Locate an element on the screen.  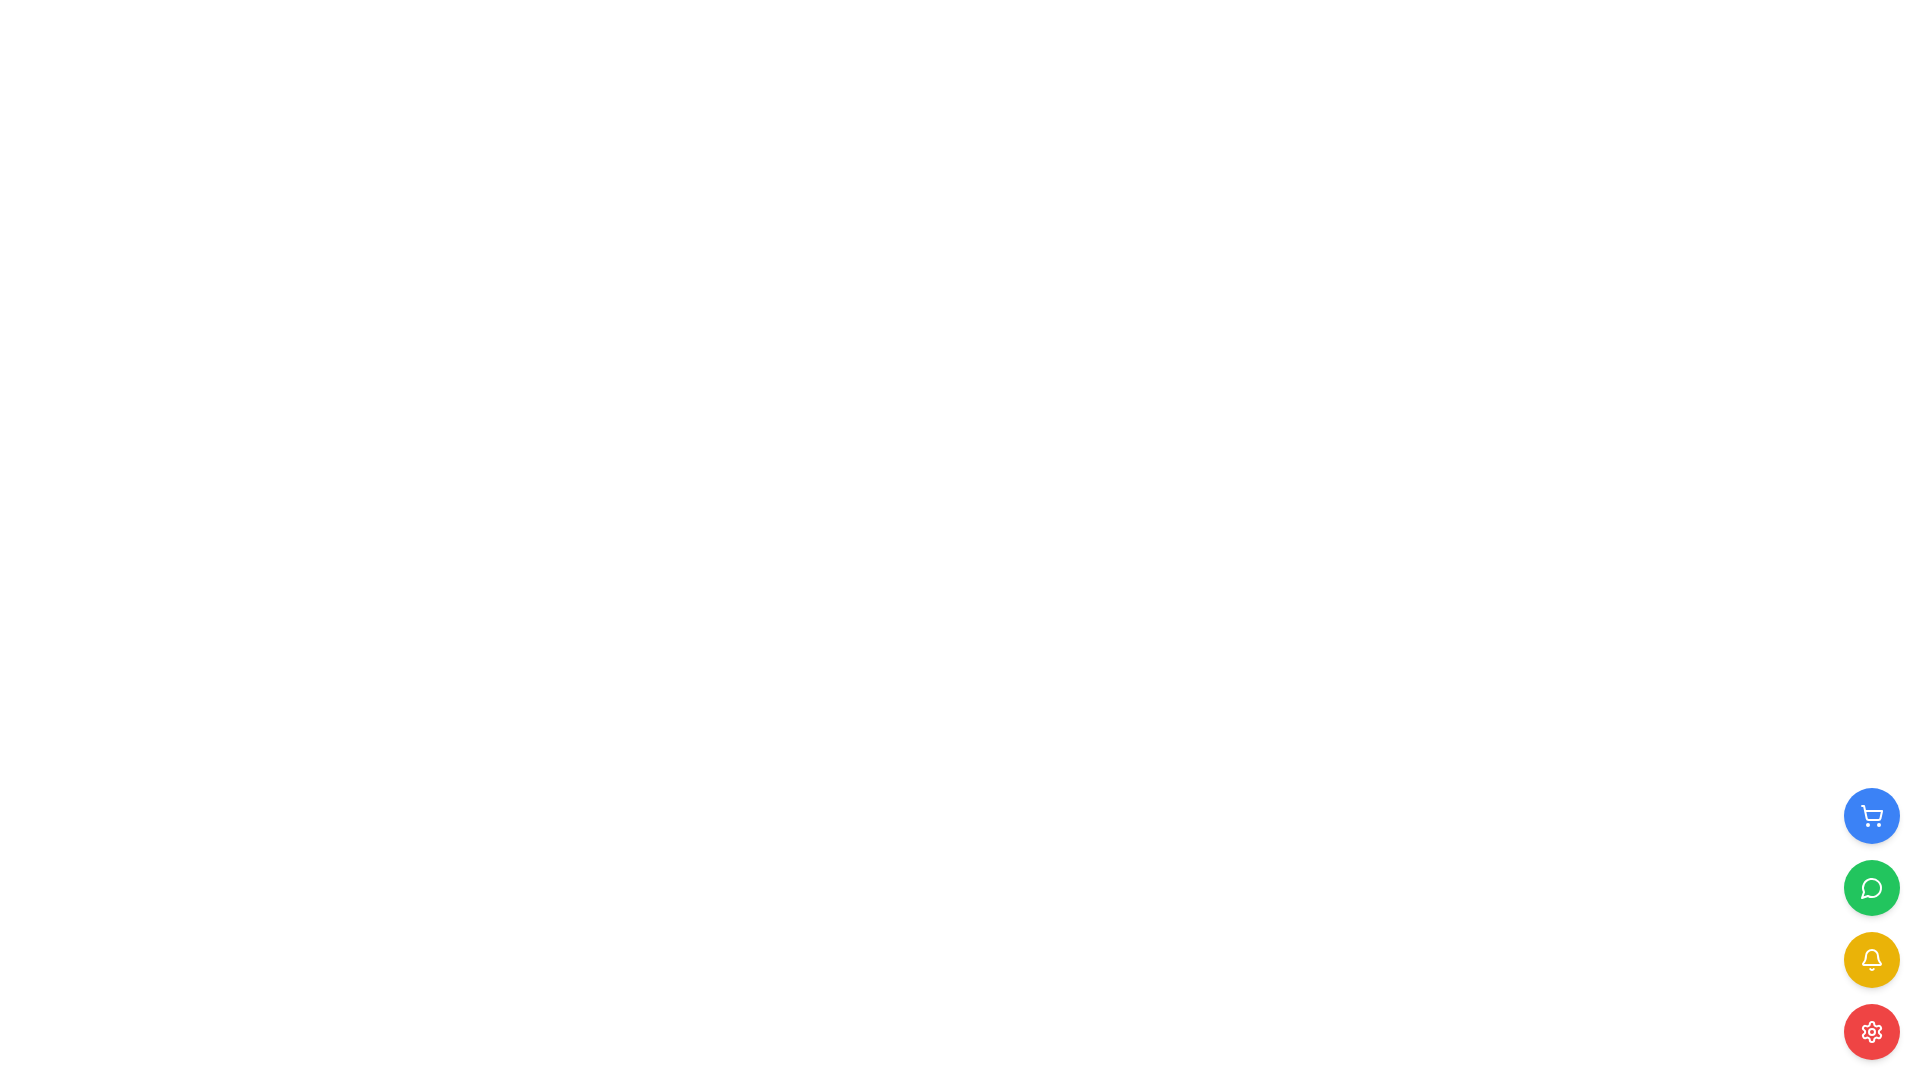
the circular blue button with a white shopping cart icon is located at coordinates (1871, 816).